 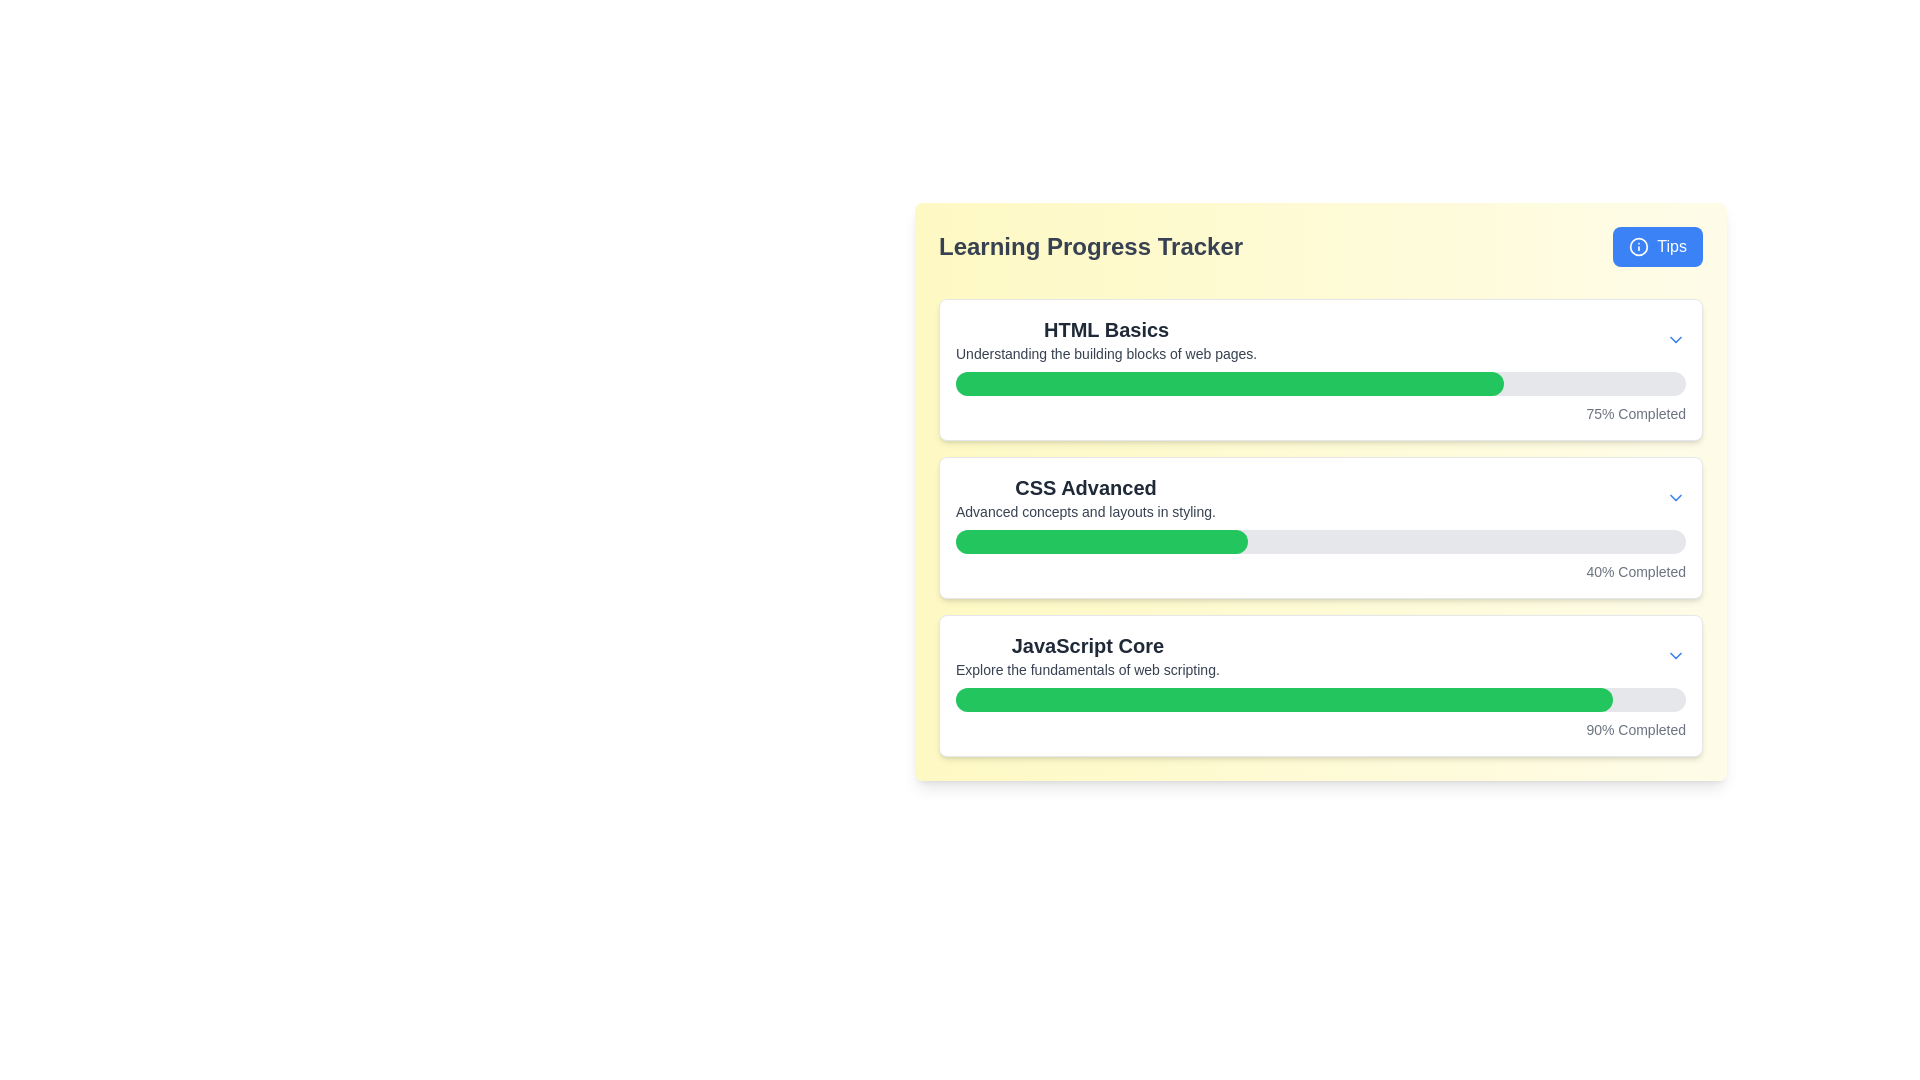 What do you see at coordinates (1675, 655) in the screenshot?
I see `the downward-pointing chevron icon, which is a blue SVG button located at the upper right corner of the 'JavaScript Core' card` at bounding box center [1675, 655].